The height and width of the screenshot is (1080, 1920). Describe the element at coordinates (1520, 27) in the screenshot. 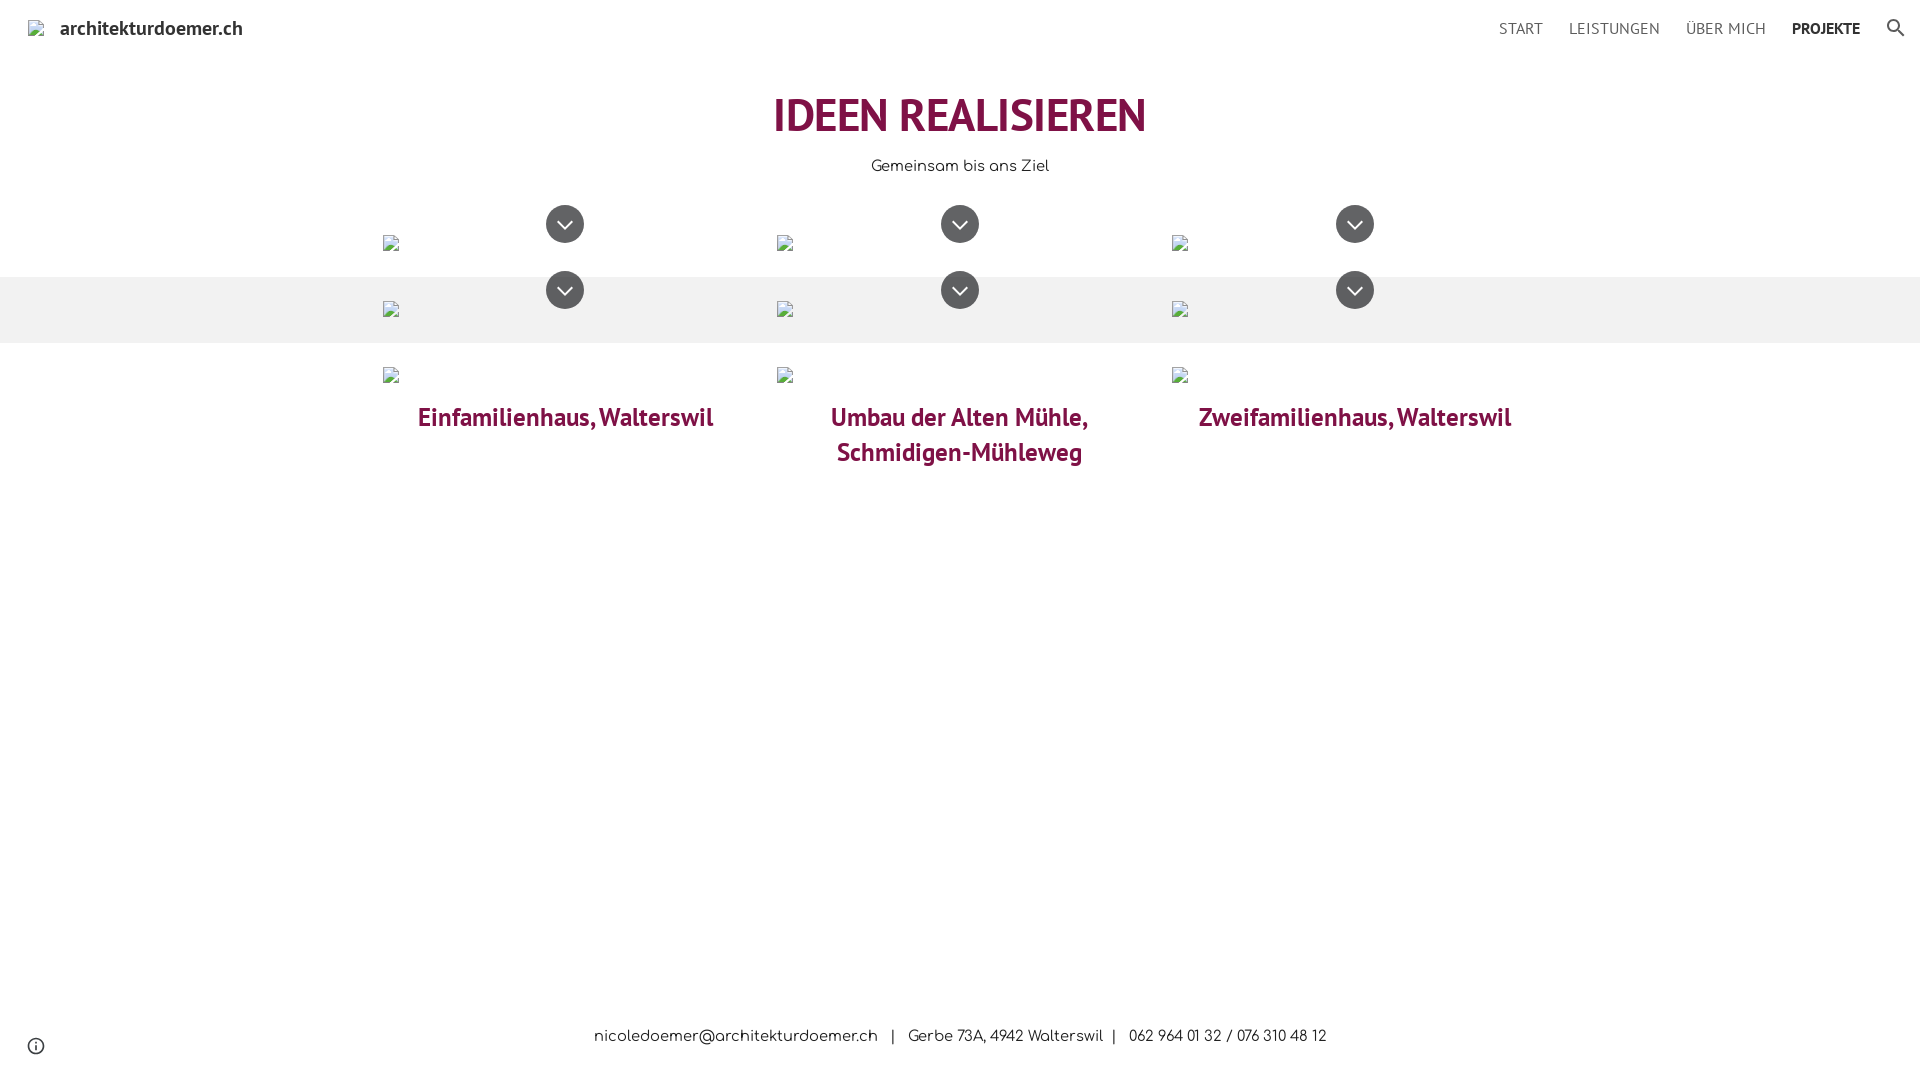

I see `'START'` at that location.